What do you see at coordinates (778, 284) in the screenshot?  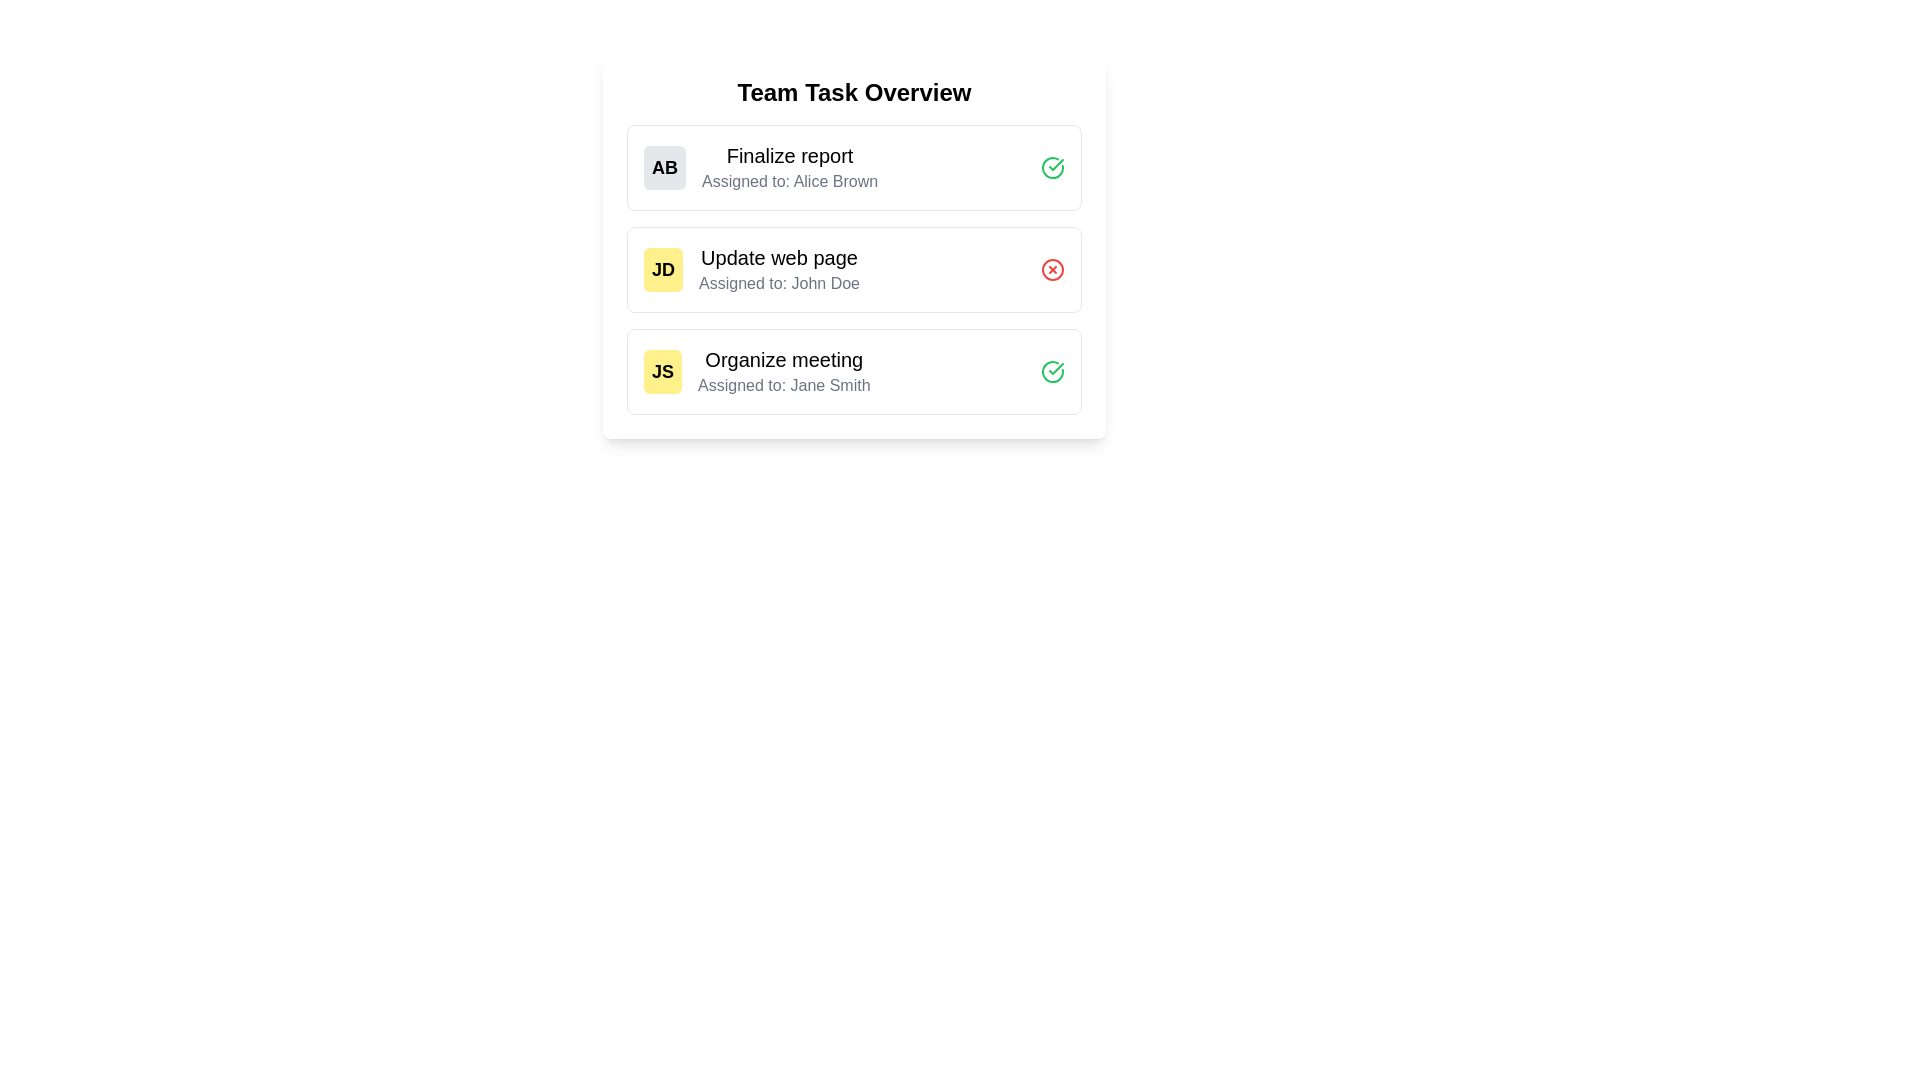 I see `the static text label indicating the assignee for the associated task, which is positioned below the title 'Update web page'` at bounding box center [778, 284].